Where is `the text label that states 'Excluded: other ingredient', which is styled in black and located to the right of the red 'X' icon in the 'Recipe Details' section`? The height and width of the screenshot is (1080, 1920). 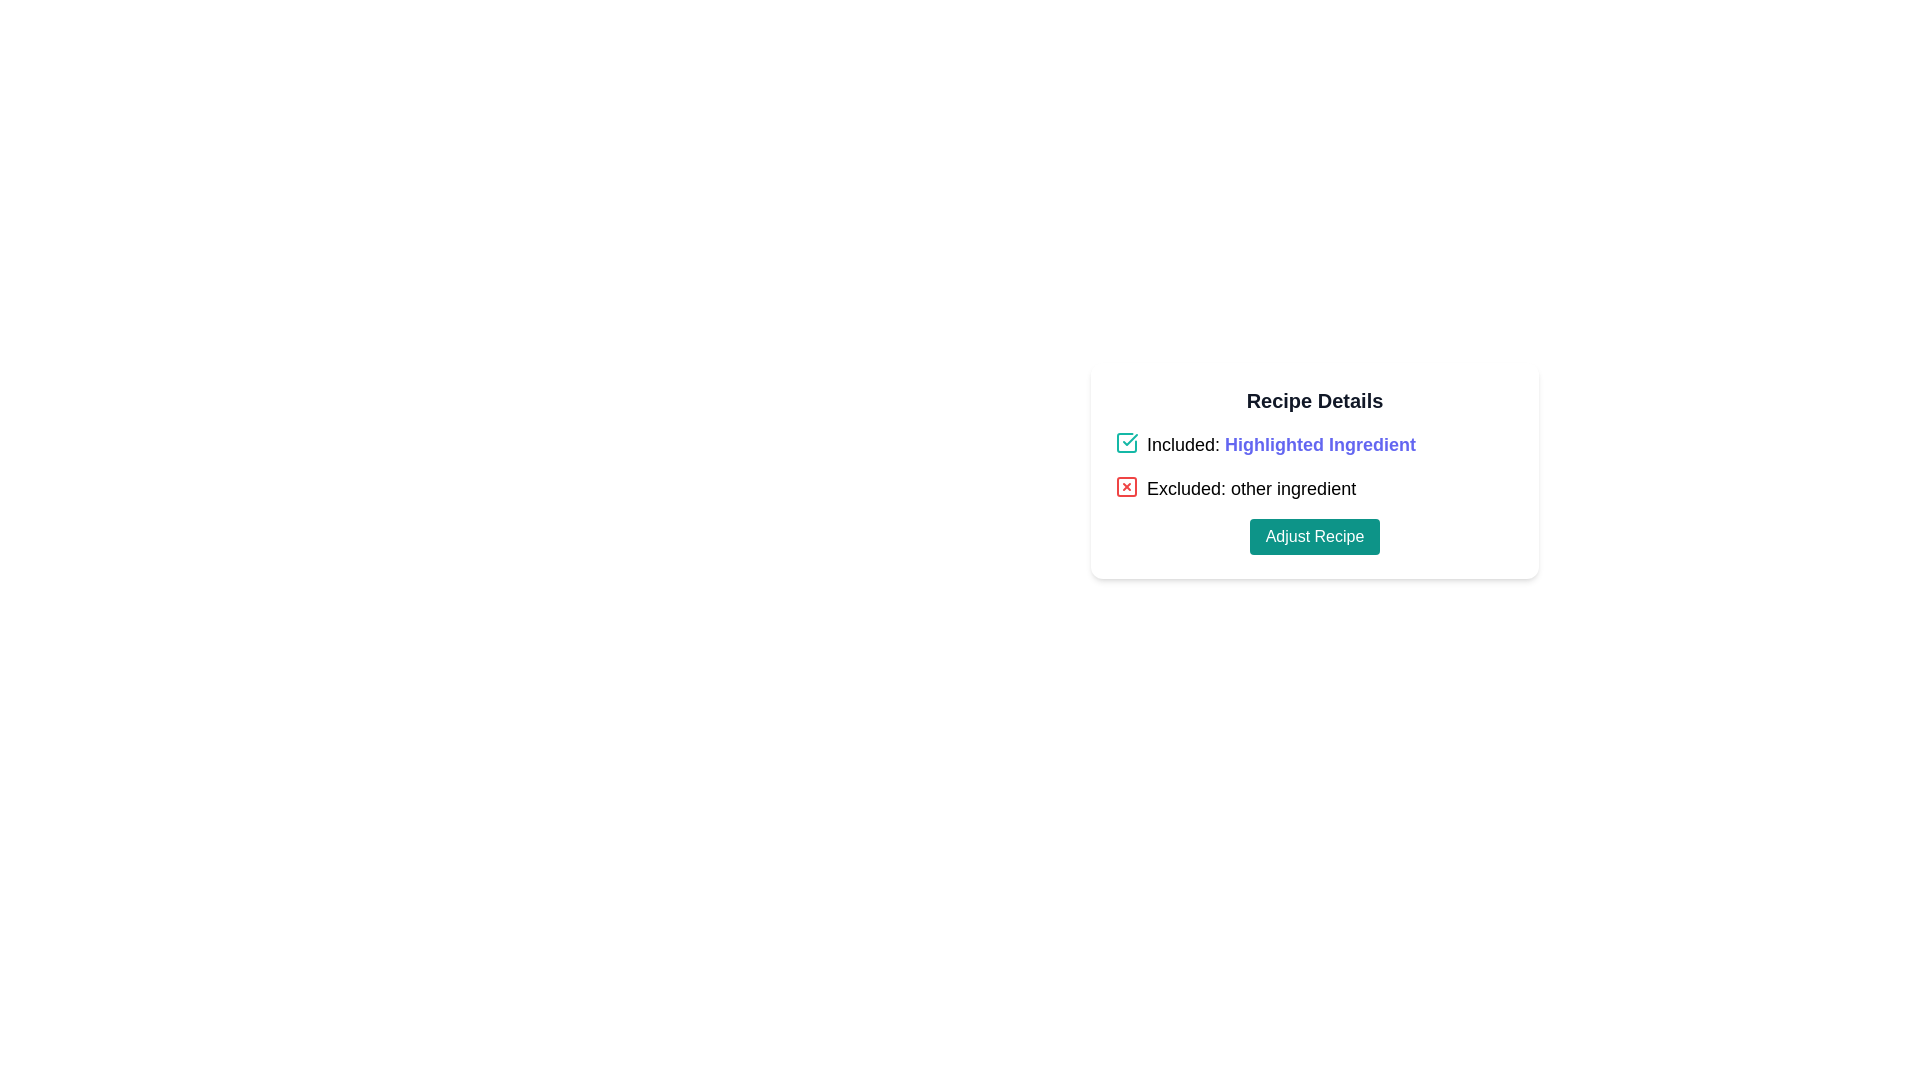
the text label that states 'Excluded: other ingredient', which is styled in black and located to the right of the red 'X' icon in the 'Recipe Details' section is located at coordinates (1250, 489).